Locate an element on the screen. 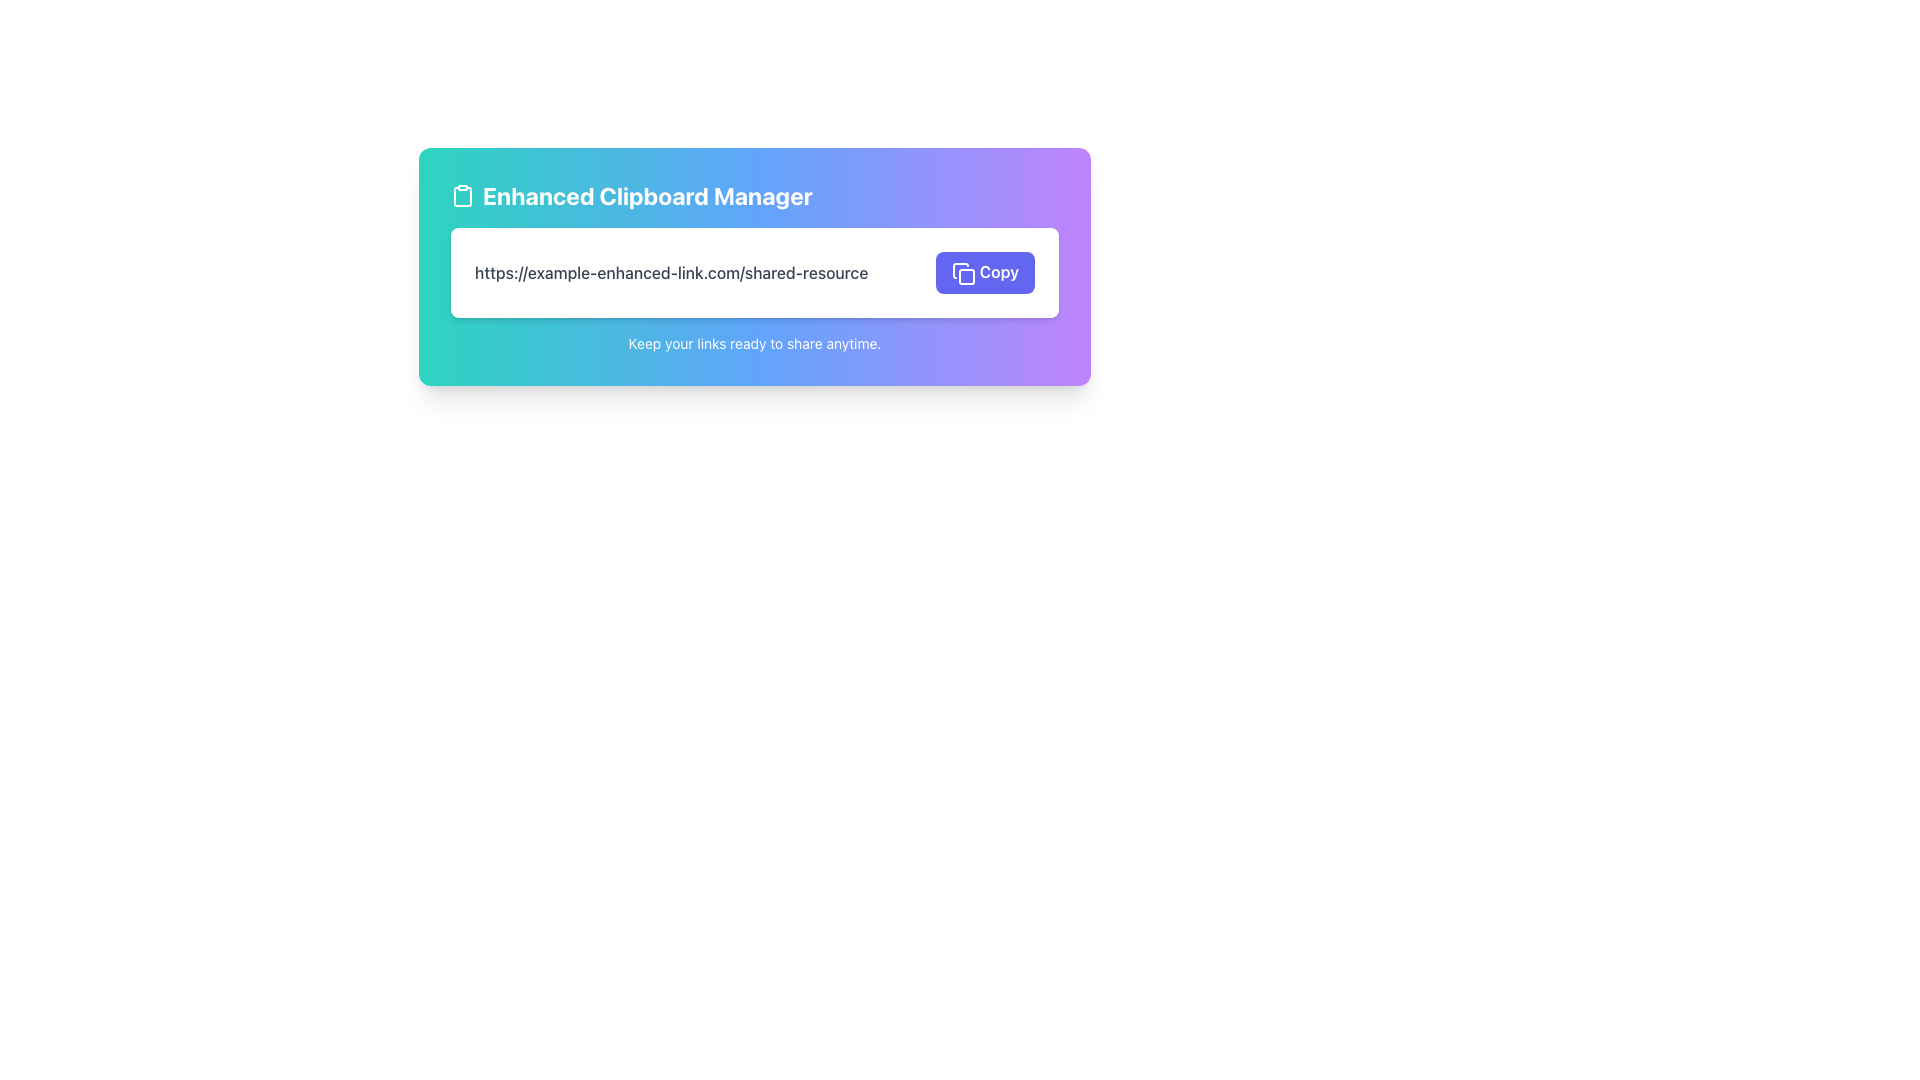  the text label that displays the message 'Keep your links ready to share anytime.' which is located at the bottom of a card with a gradient background is located at coordinates (753, 342).